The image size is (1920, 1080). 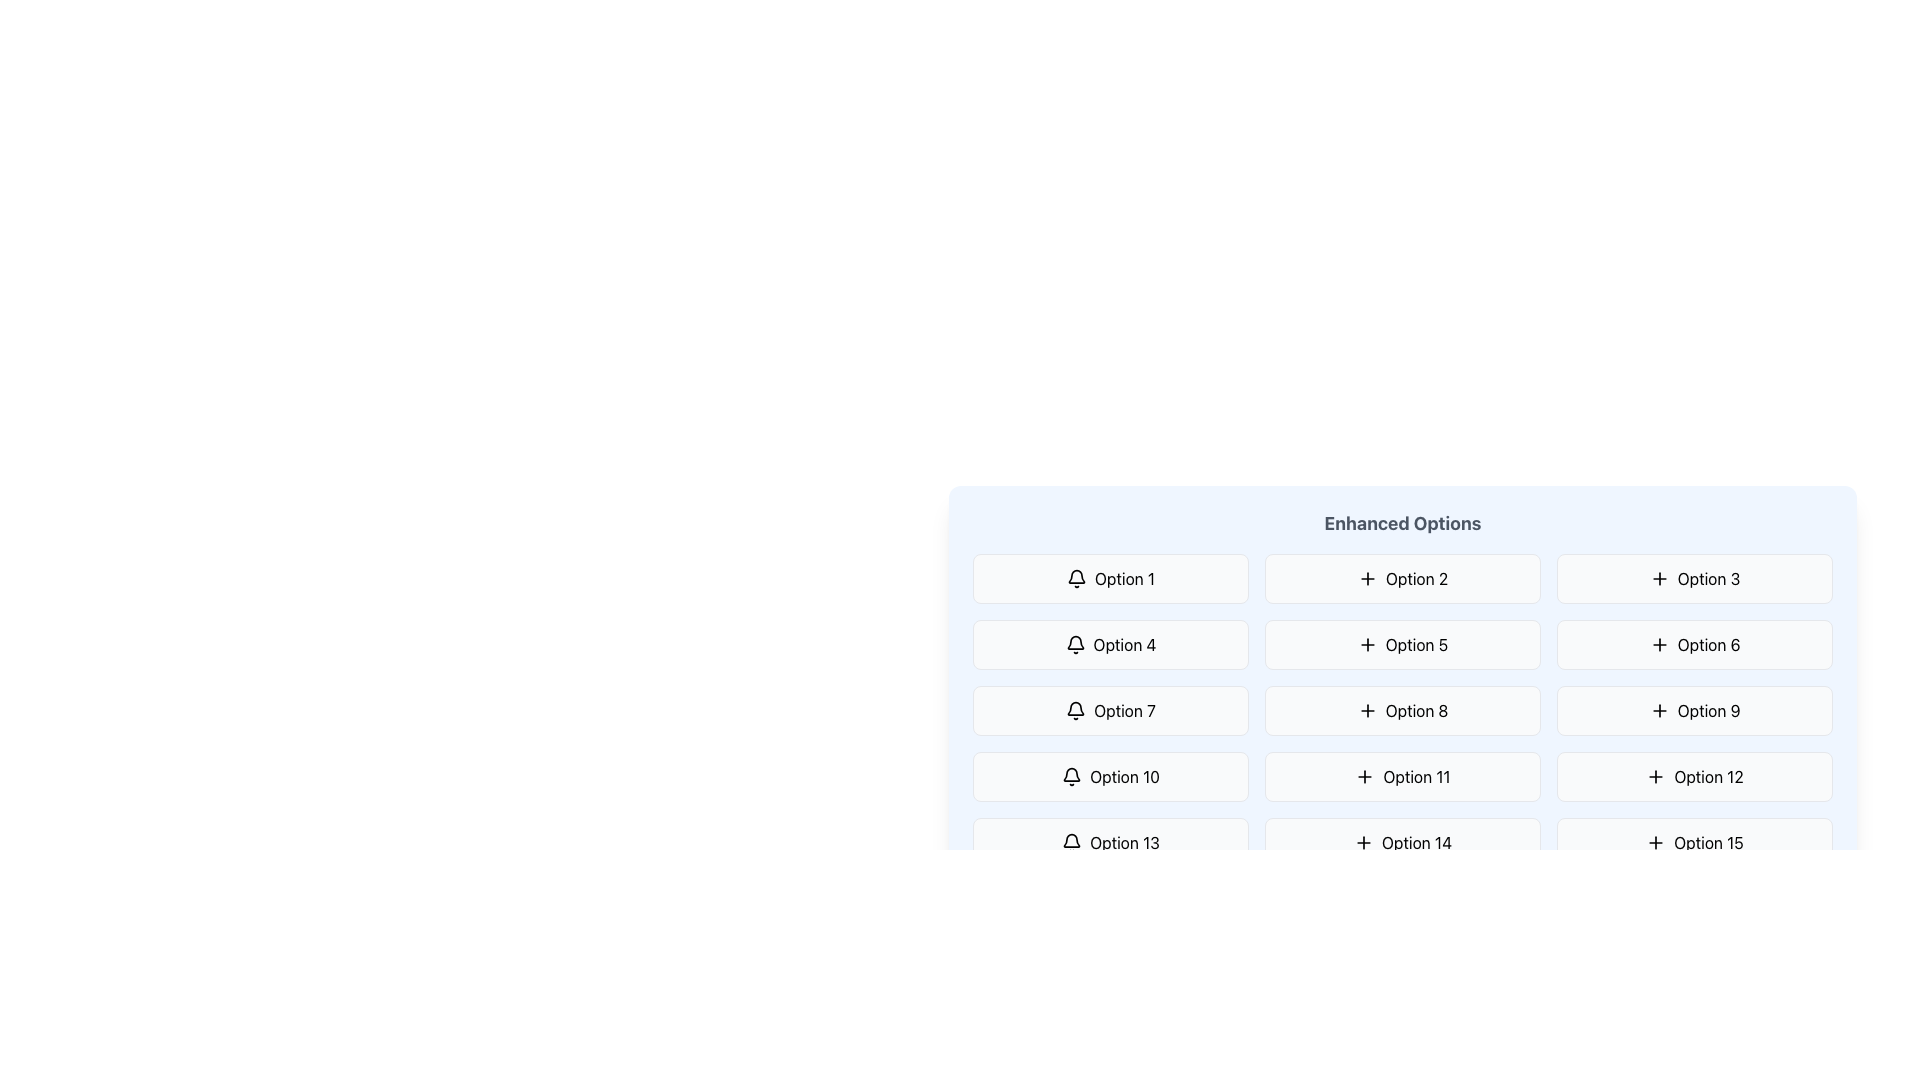 What do you see at coordinates (1401, 655) in the screenshot?
I see `the 'Option 5' button in the middle column of the second row under 'Enhanced Options'` at bounding box center [1401, 655].